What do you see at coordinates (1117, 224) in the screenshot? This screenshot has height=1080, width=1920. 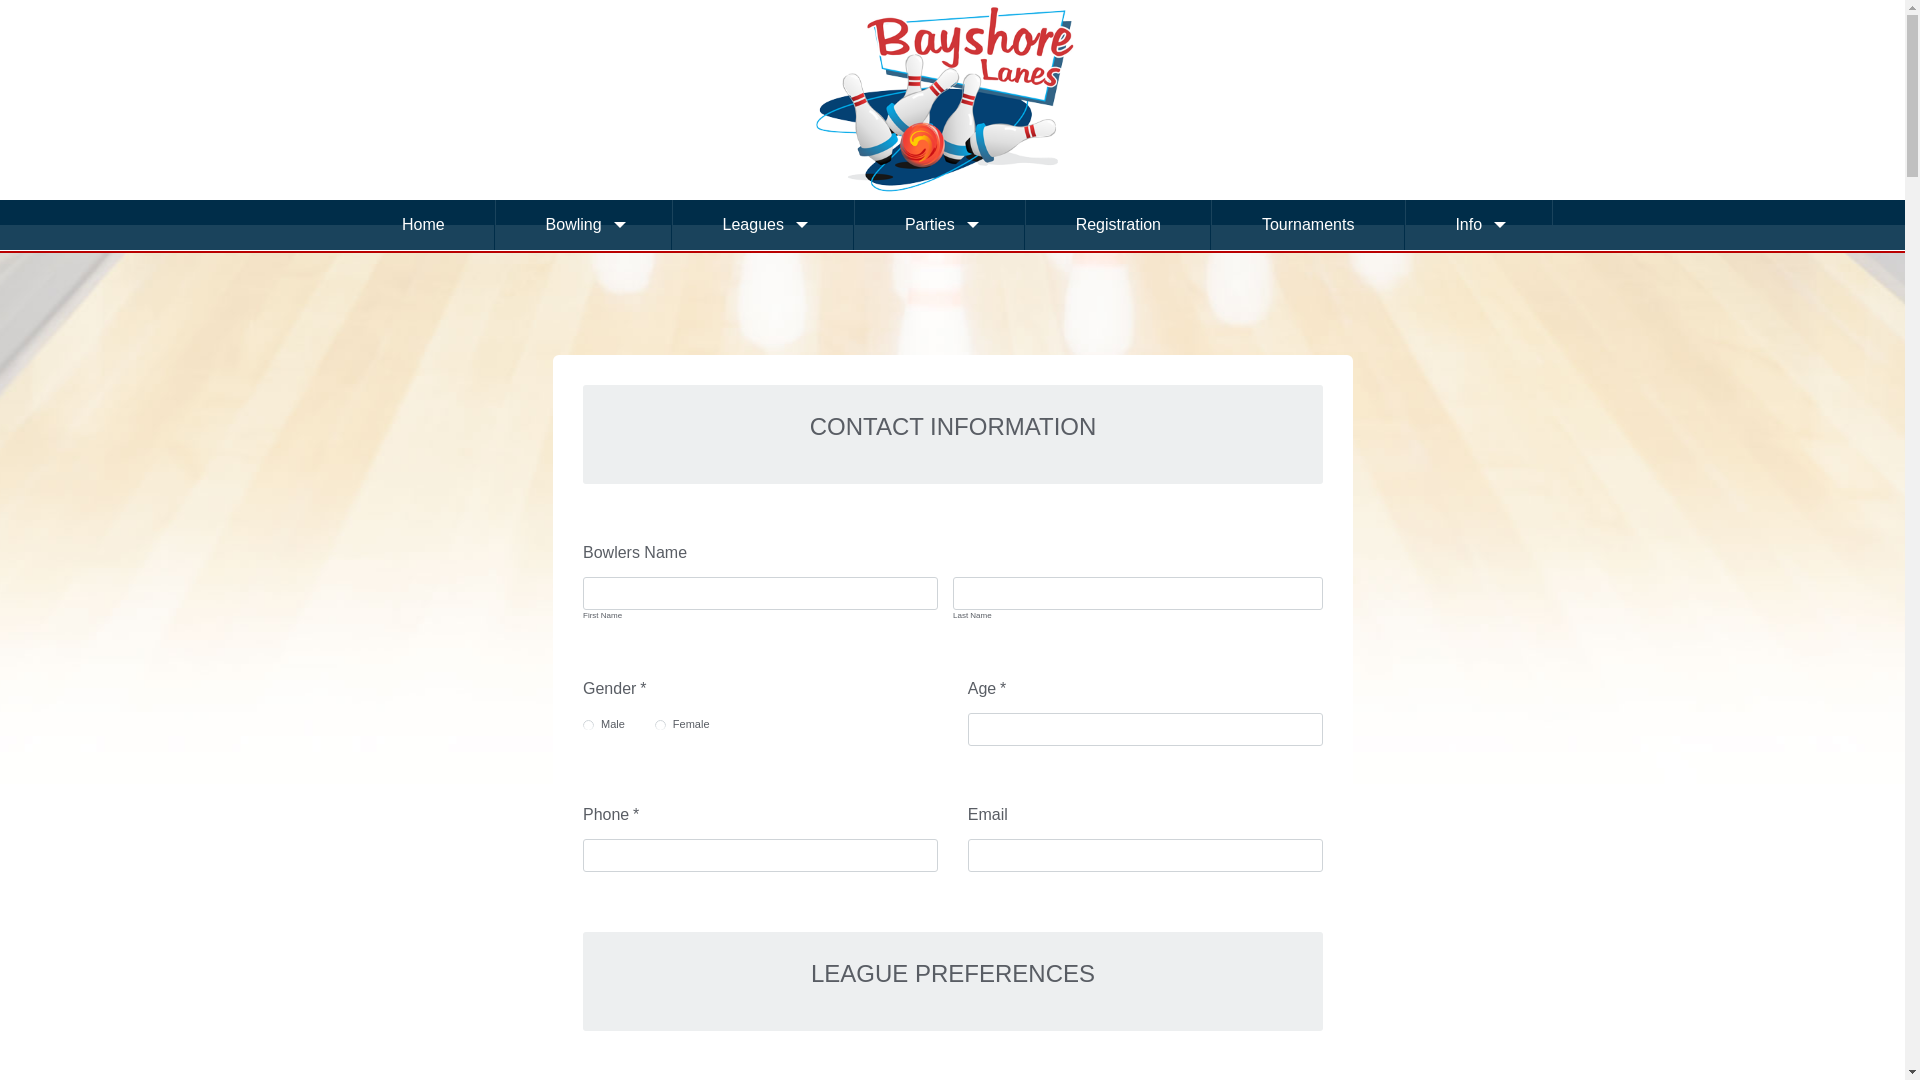 I see `'Registration'` at bounding box center [1117, 224].